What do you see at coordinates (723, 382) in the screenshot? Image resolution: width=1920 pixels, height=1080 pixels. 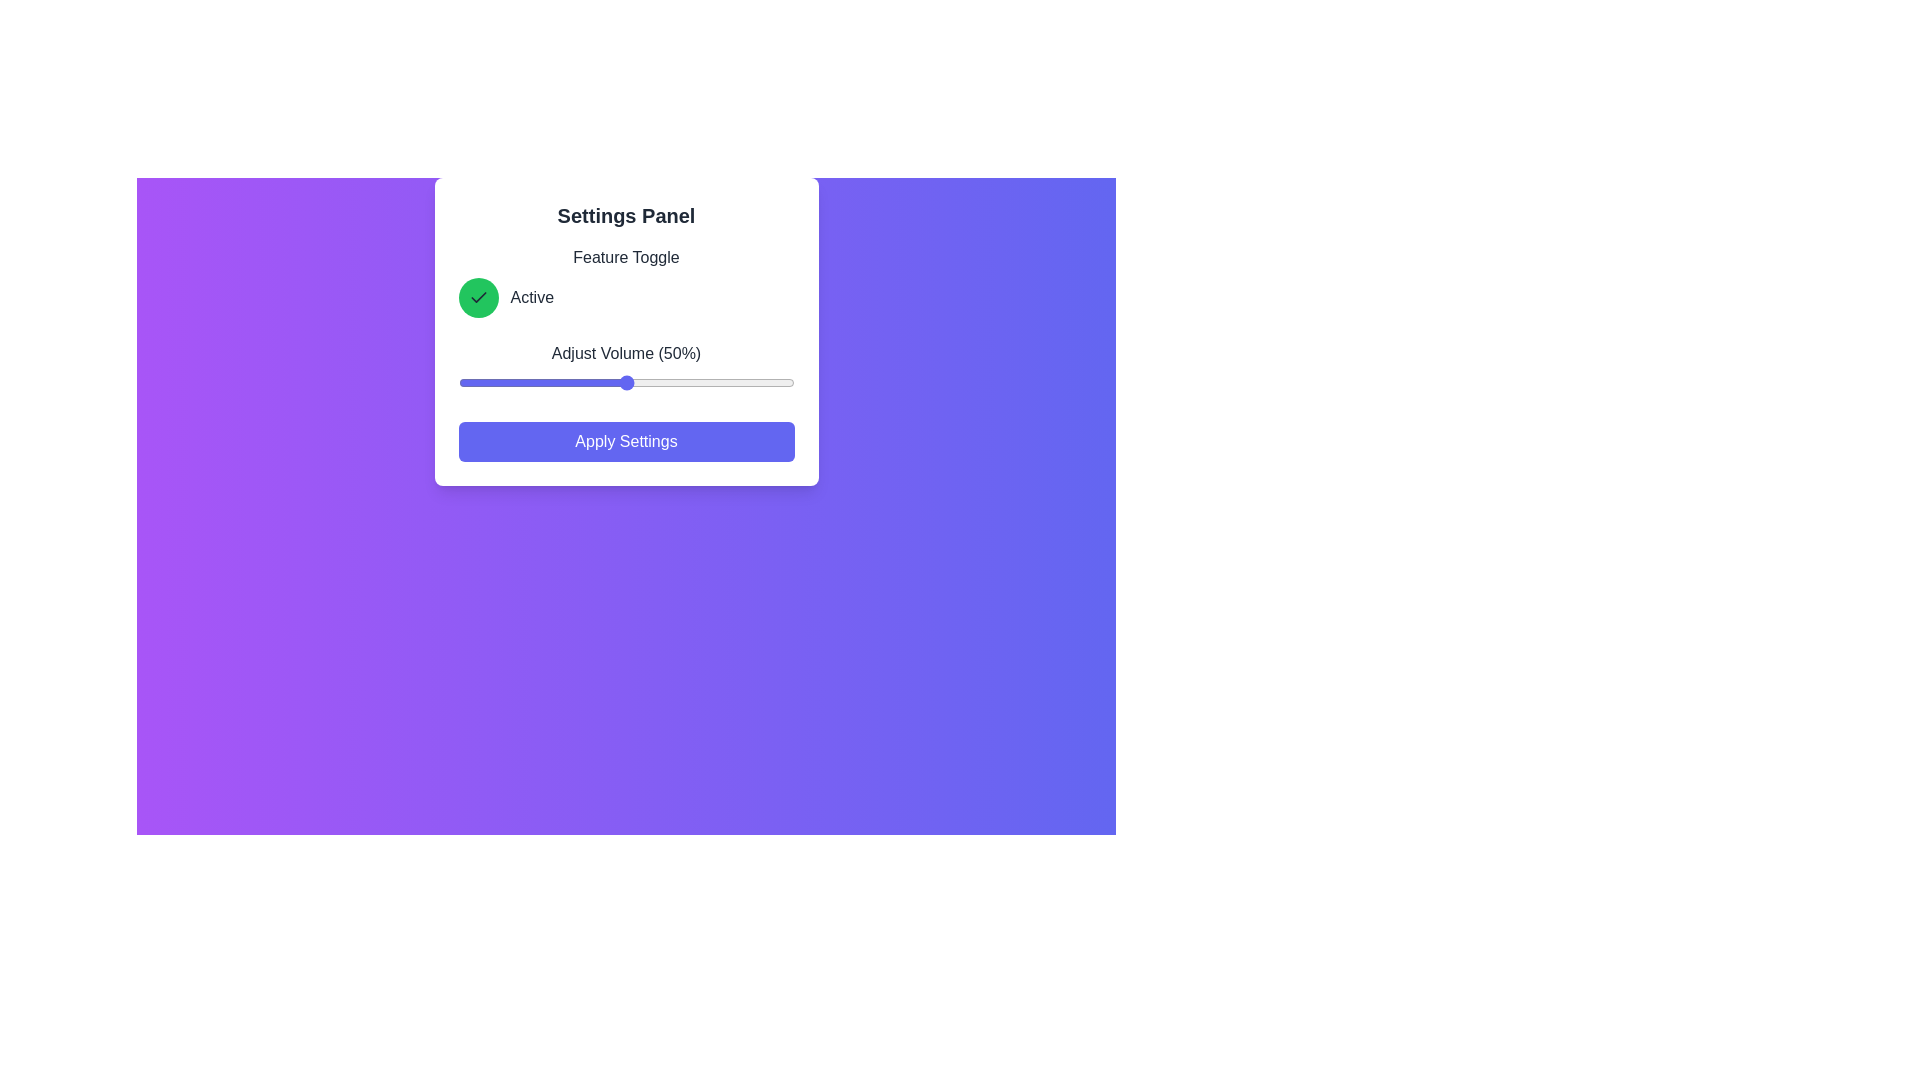 I see `volume` at bounding box center [723, 382].